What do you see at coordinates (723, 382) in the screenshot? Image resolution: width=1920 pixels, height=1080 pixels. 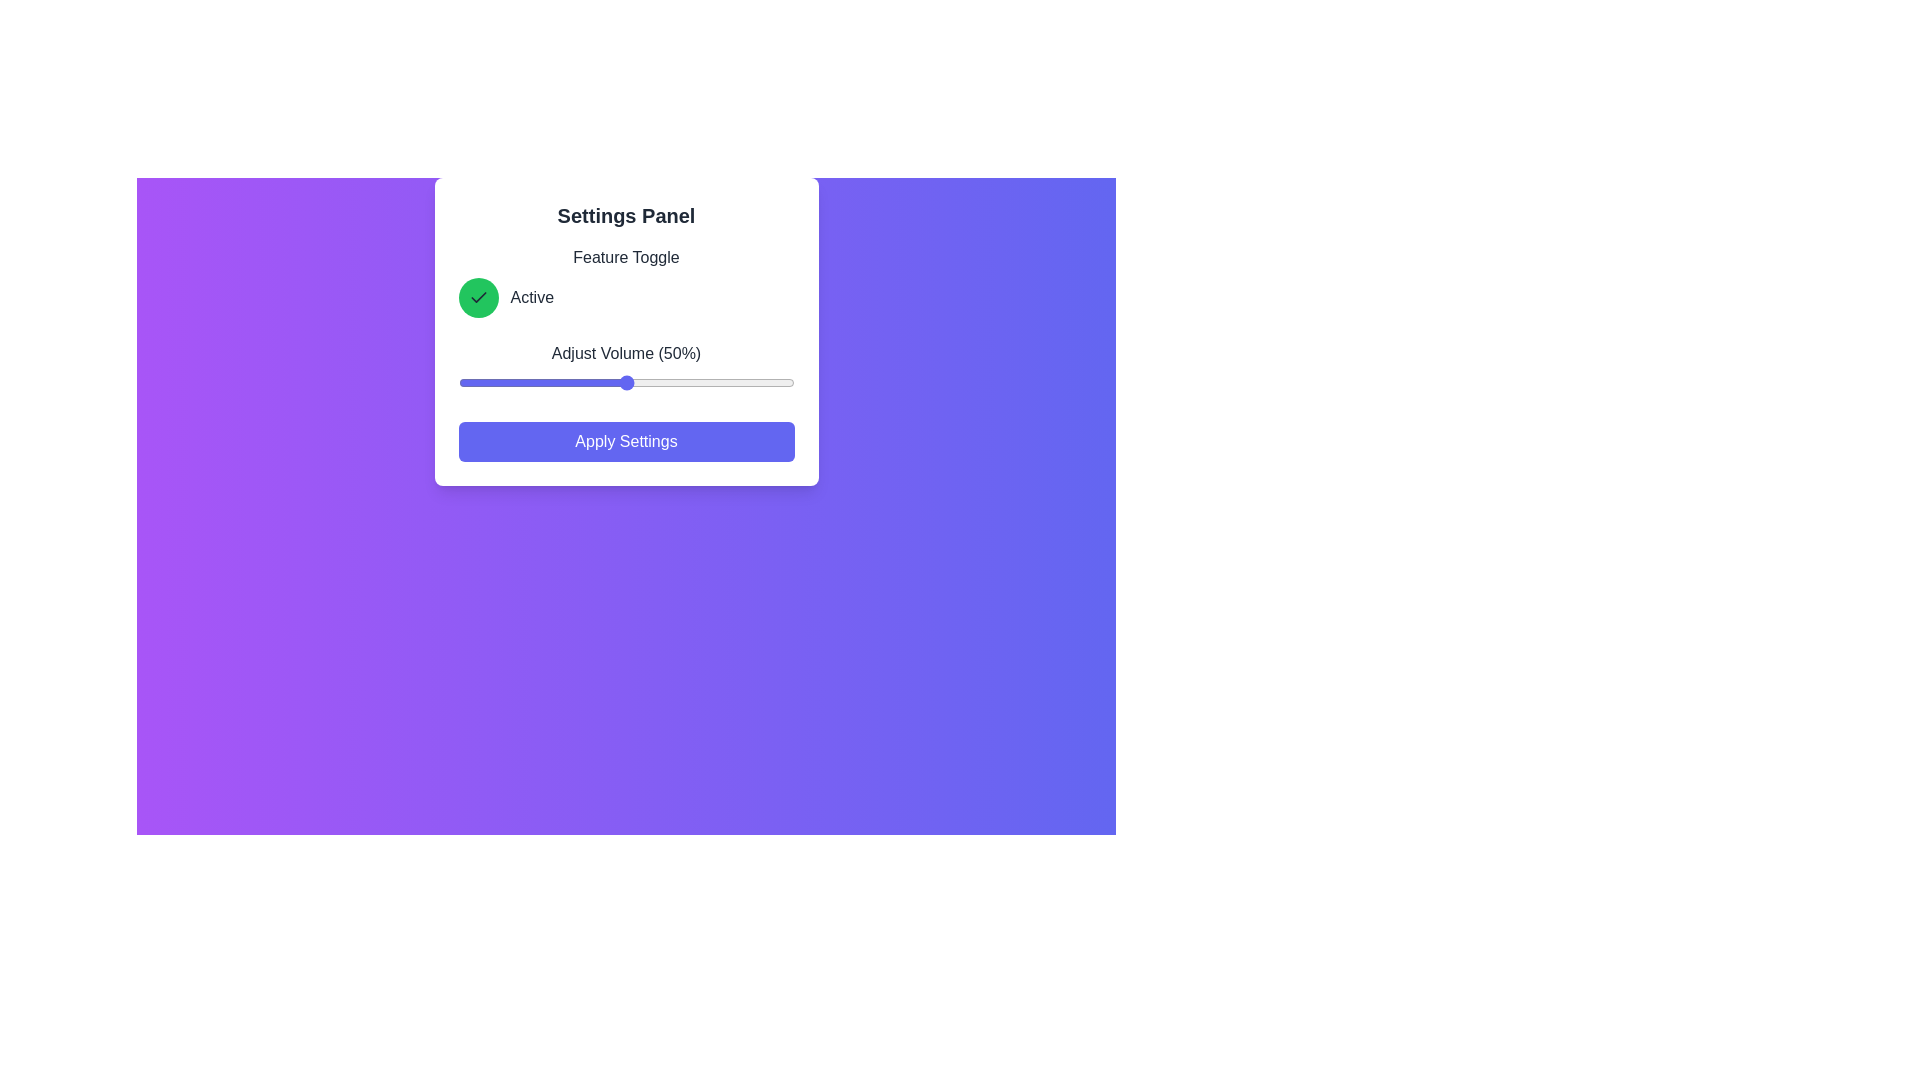 I see `volume` at bounding box center [723, 382].